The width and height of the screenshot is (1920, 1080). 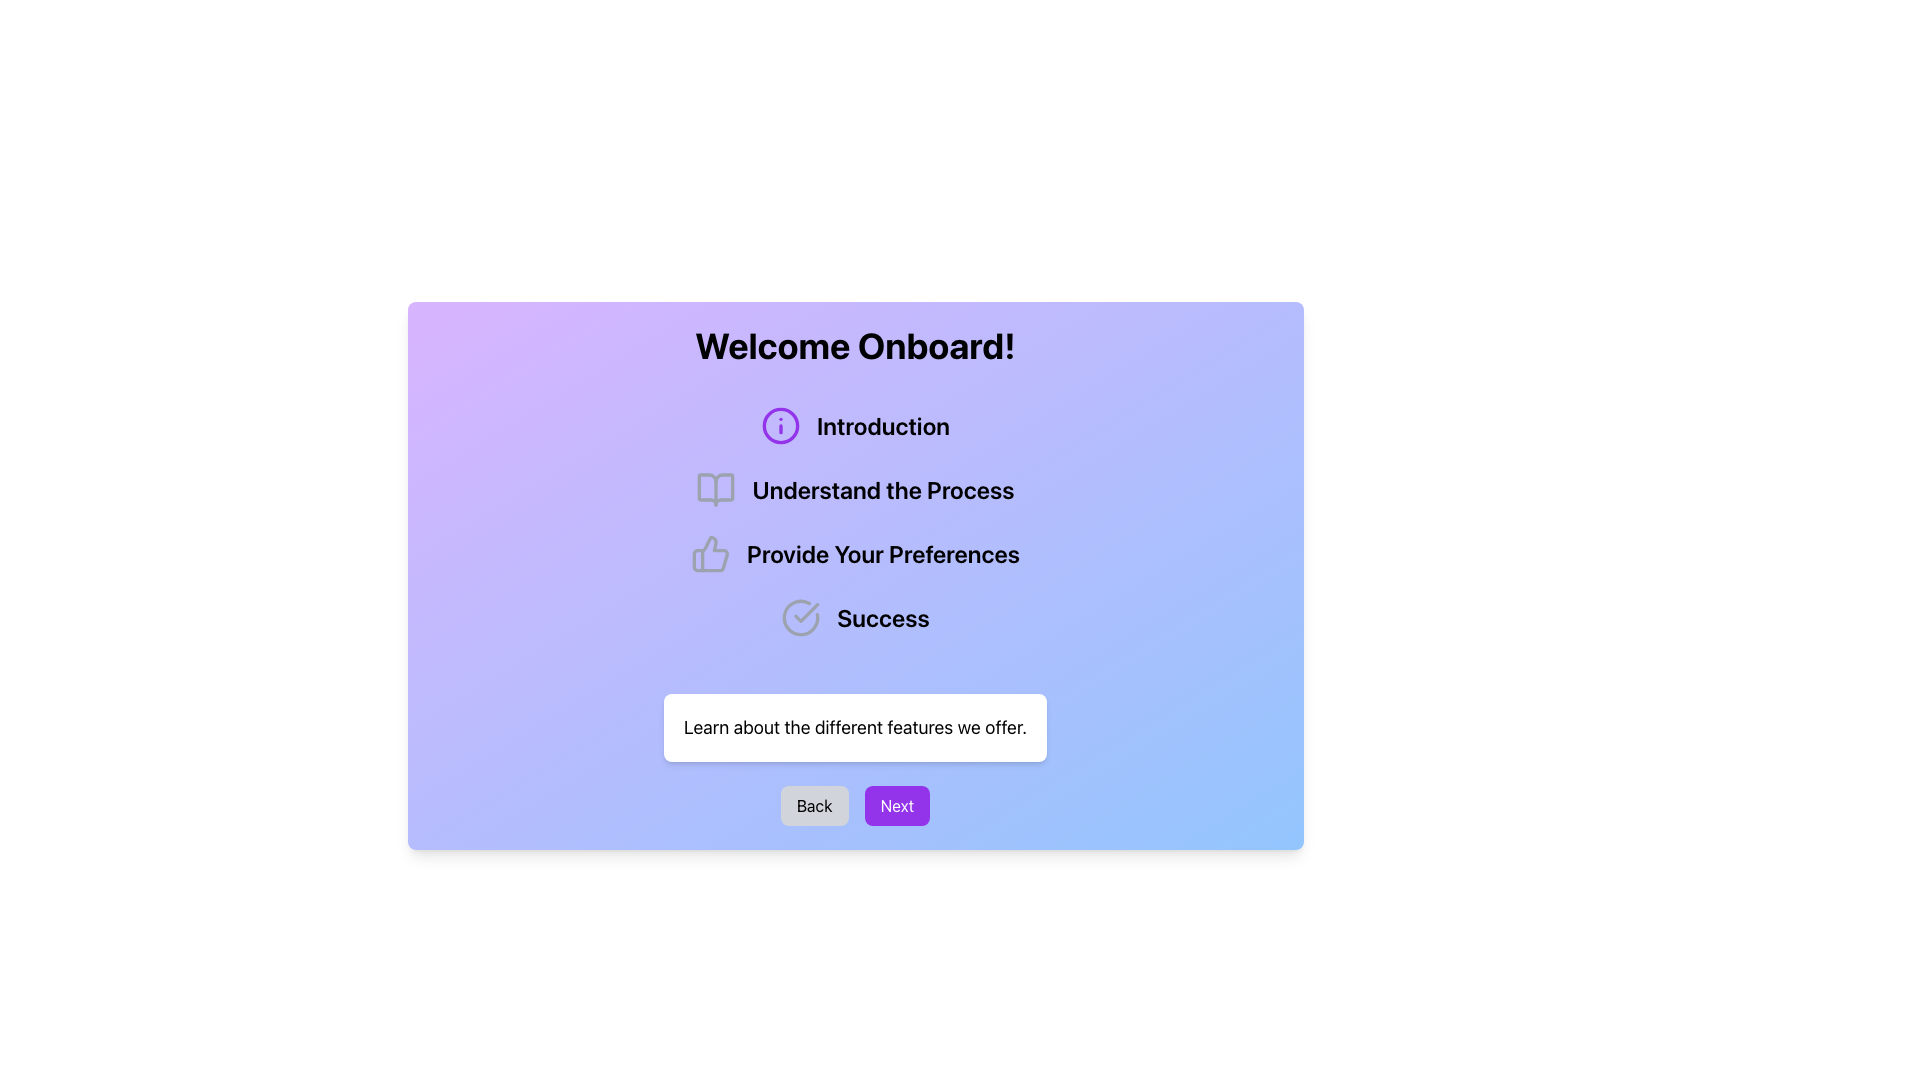 What do you see at coordinates (779, 424) in the screenshot?
I see `the circular icon containing an 'i' character with a purple outline, located to the left of the text 'Introduction' in the uppermost section of the list` at bounding box center [779, 424].